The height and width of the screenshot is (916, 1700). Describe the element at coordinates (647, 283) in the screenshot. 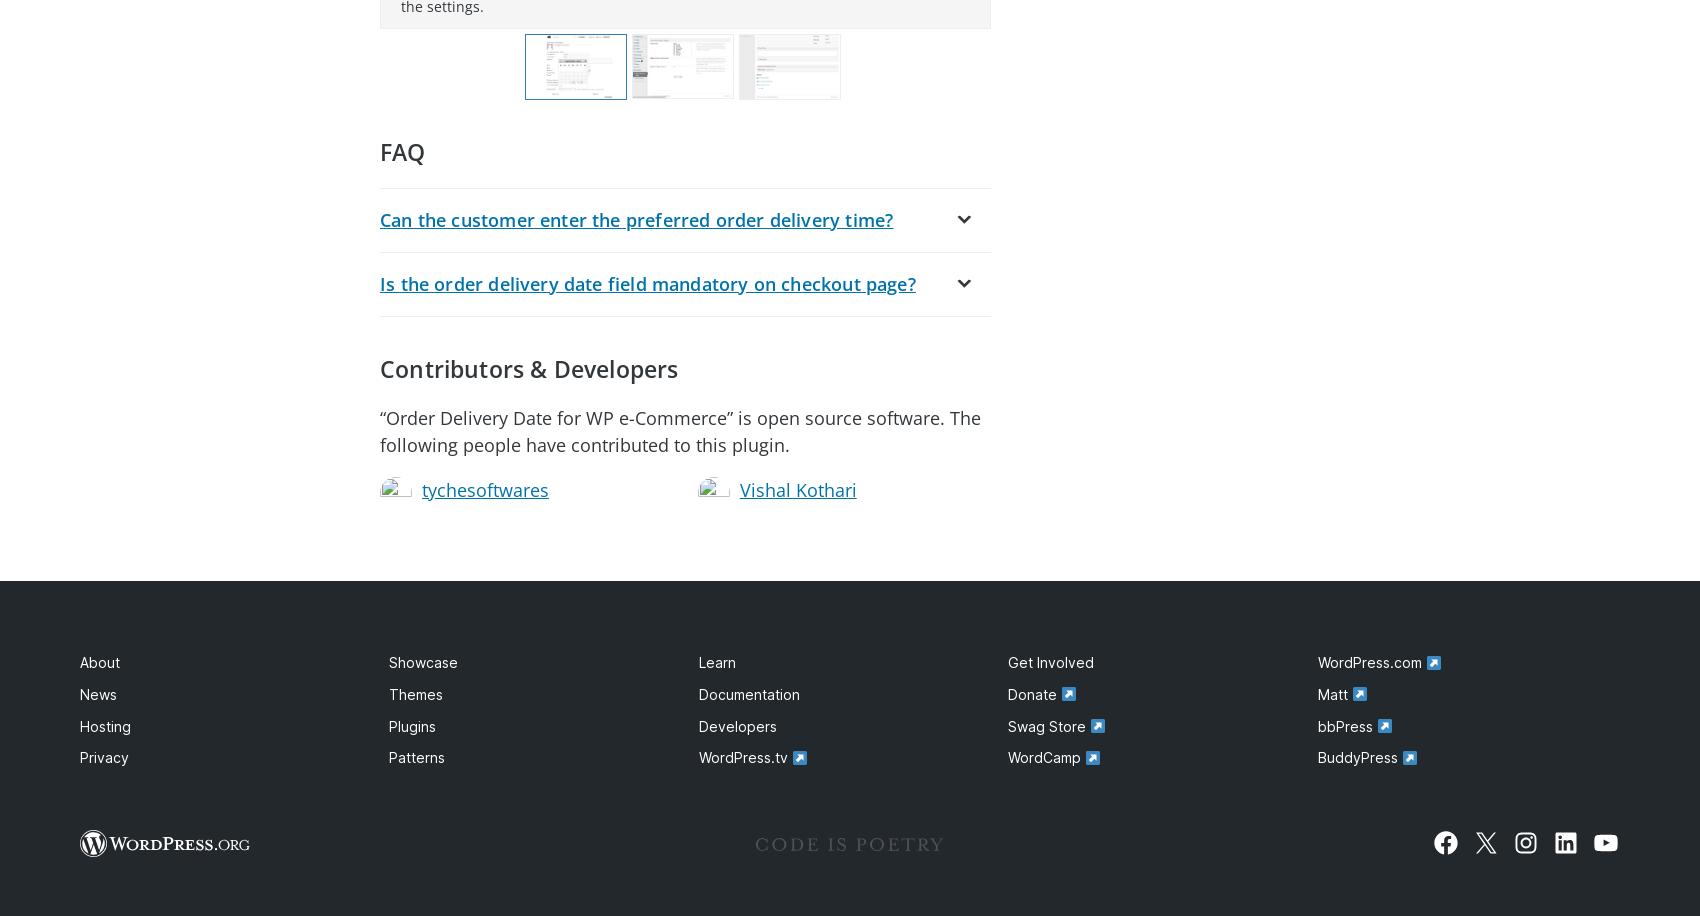

I see `'Is the order delivery date field mandatory on checkout page?'` at that location.